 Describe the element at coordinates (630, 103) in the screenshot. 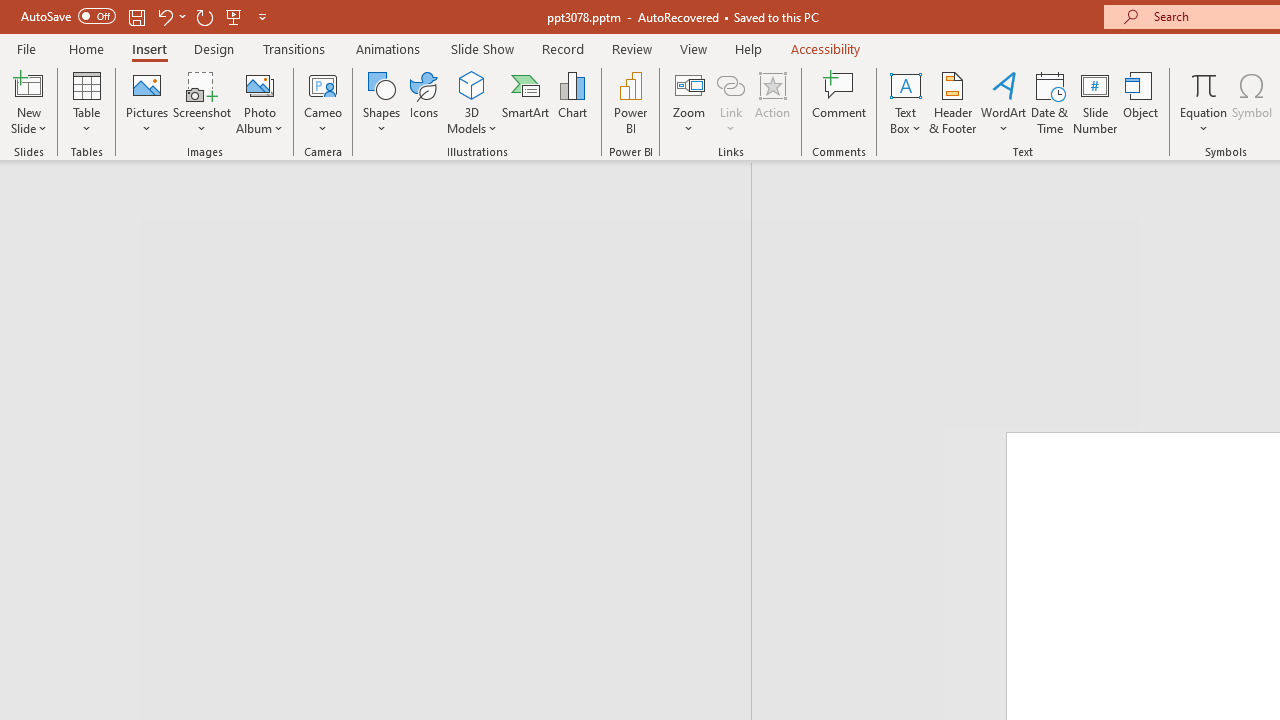

I see `'Power BI'` at that location.